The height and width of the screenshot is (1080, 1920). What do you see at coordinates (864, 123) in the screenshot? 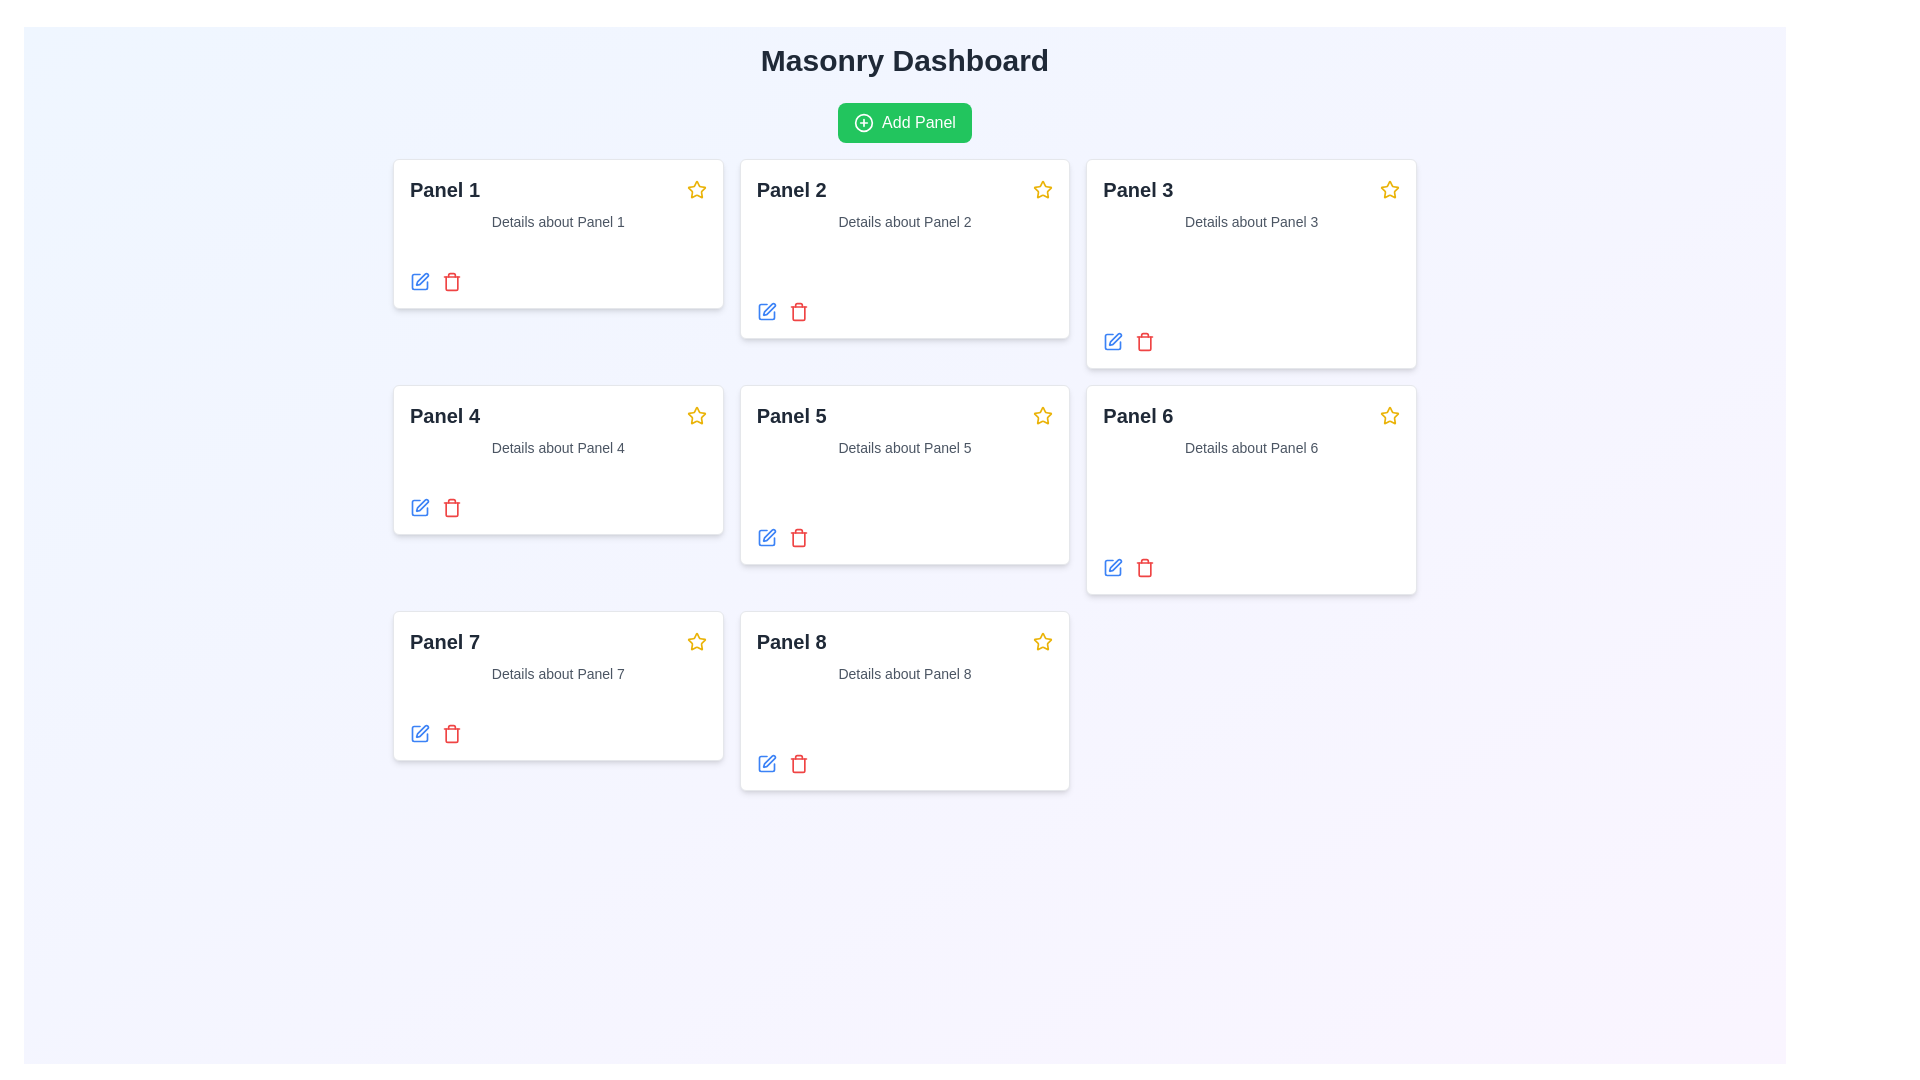
I see `the circular icon with a plus sign in the center, styled with a green background, located next to the text in the 'Add Panel' button` at bounding box center [864, 123].